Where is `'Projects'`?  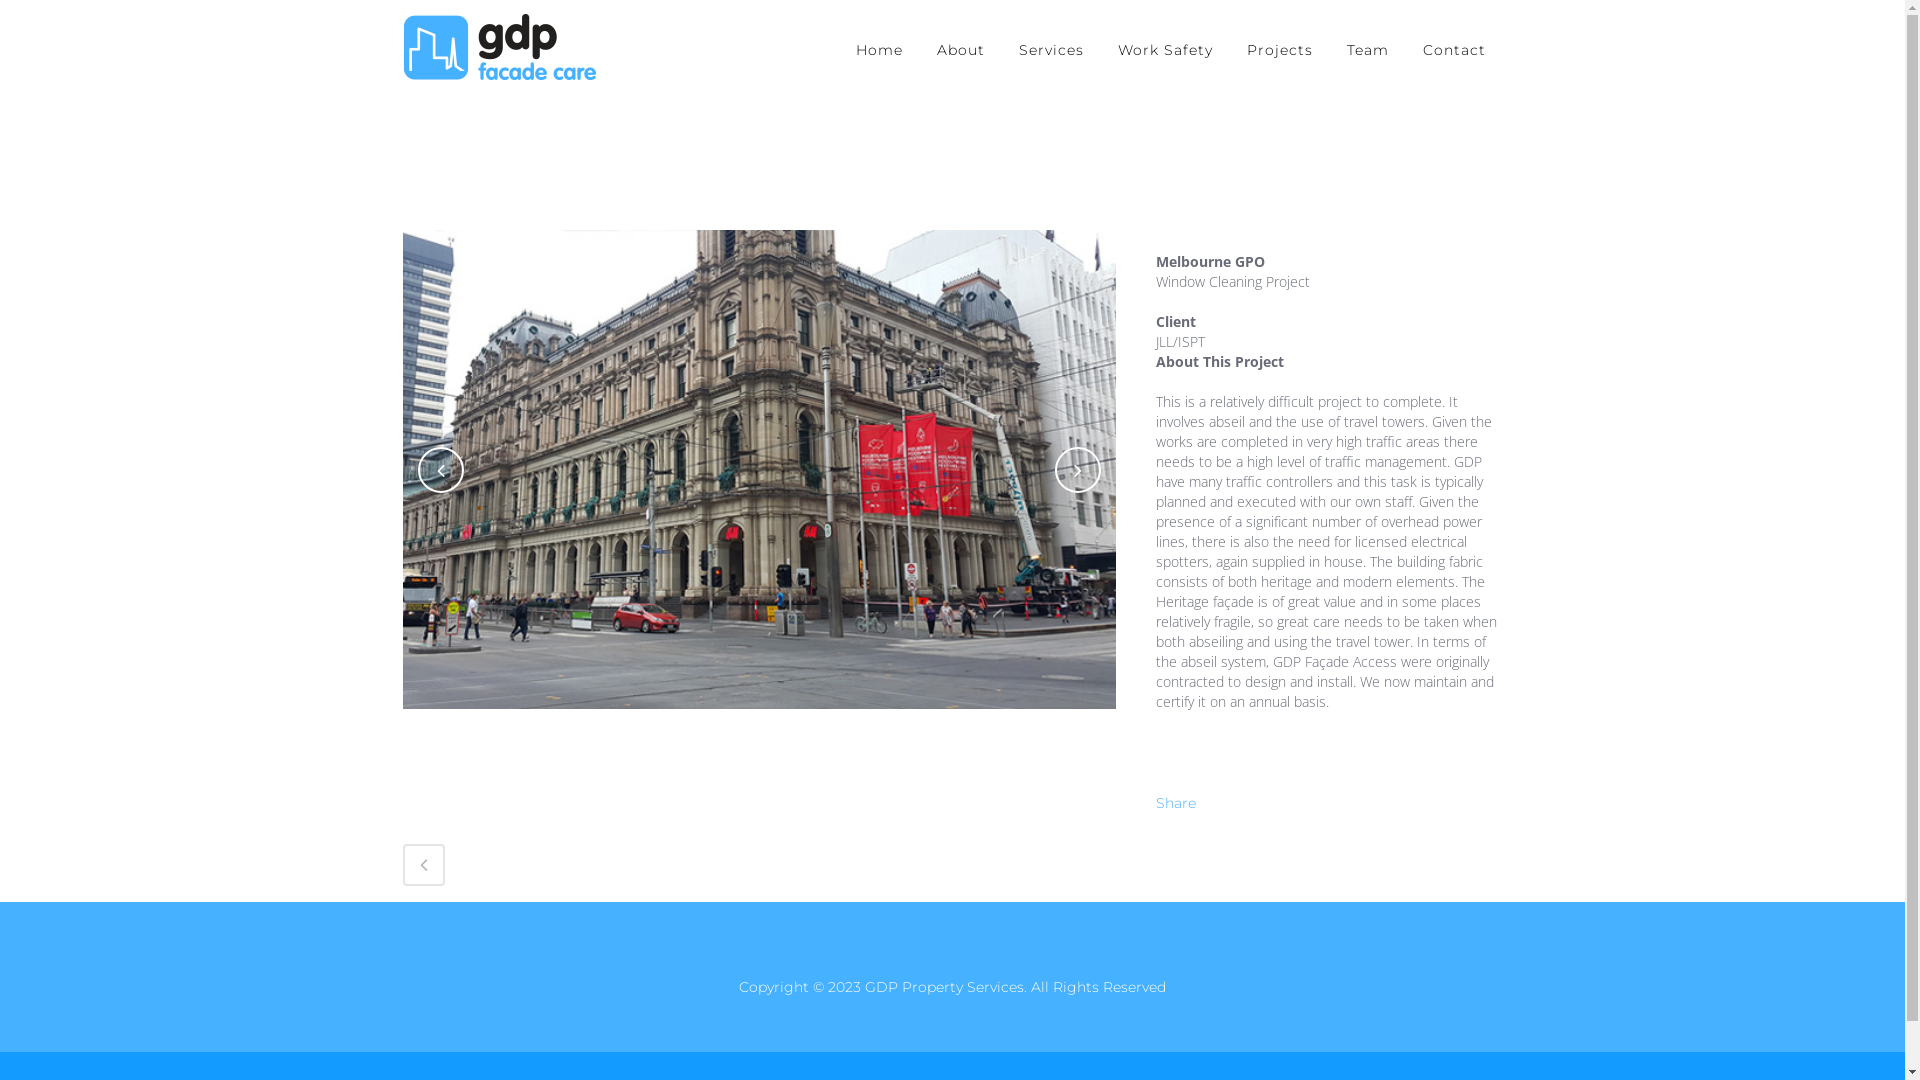 'Projects' is located at coordinates (1280, 49).